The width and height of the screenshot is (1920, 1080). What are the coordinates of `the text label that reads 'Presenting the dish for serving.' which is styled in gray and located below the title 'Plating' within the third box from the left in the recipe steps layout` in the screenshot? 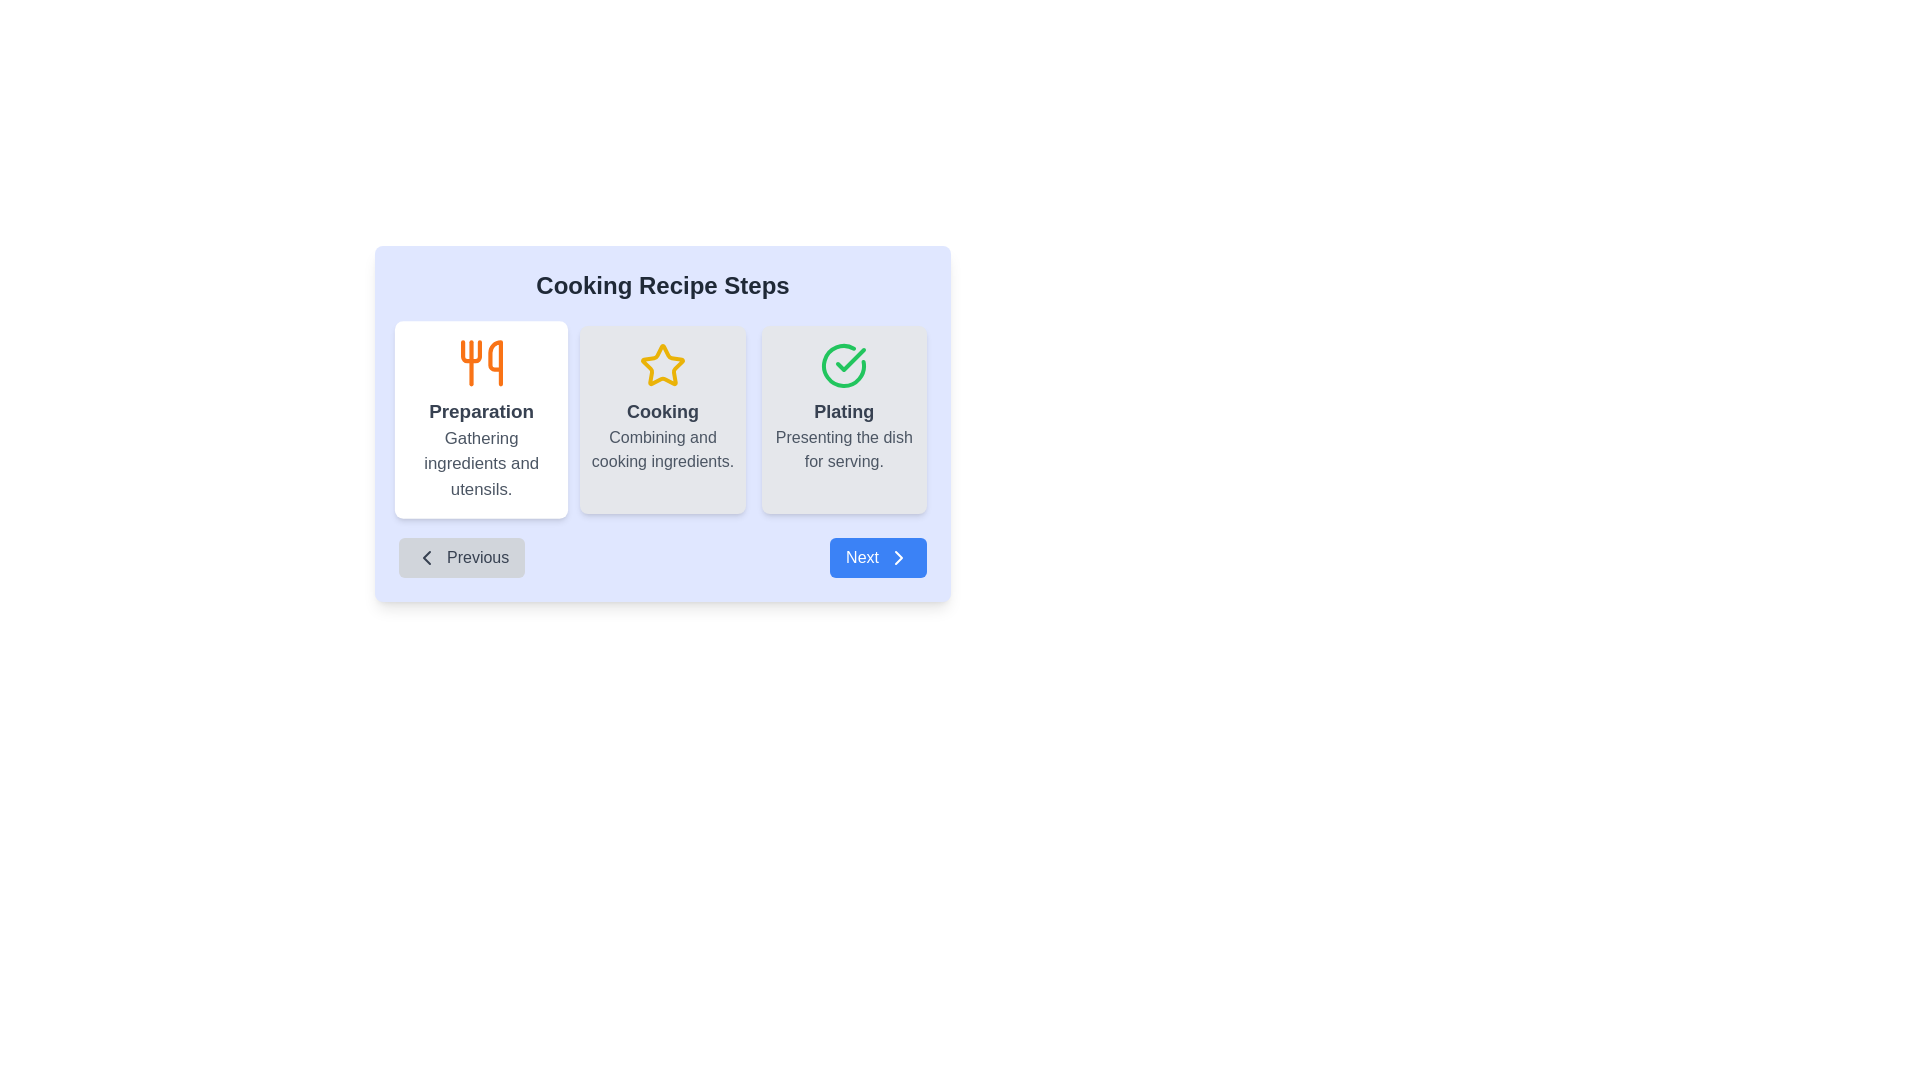 It's located at (844, 450).